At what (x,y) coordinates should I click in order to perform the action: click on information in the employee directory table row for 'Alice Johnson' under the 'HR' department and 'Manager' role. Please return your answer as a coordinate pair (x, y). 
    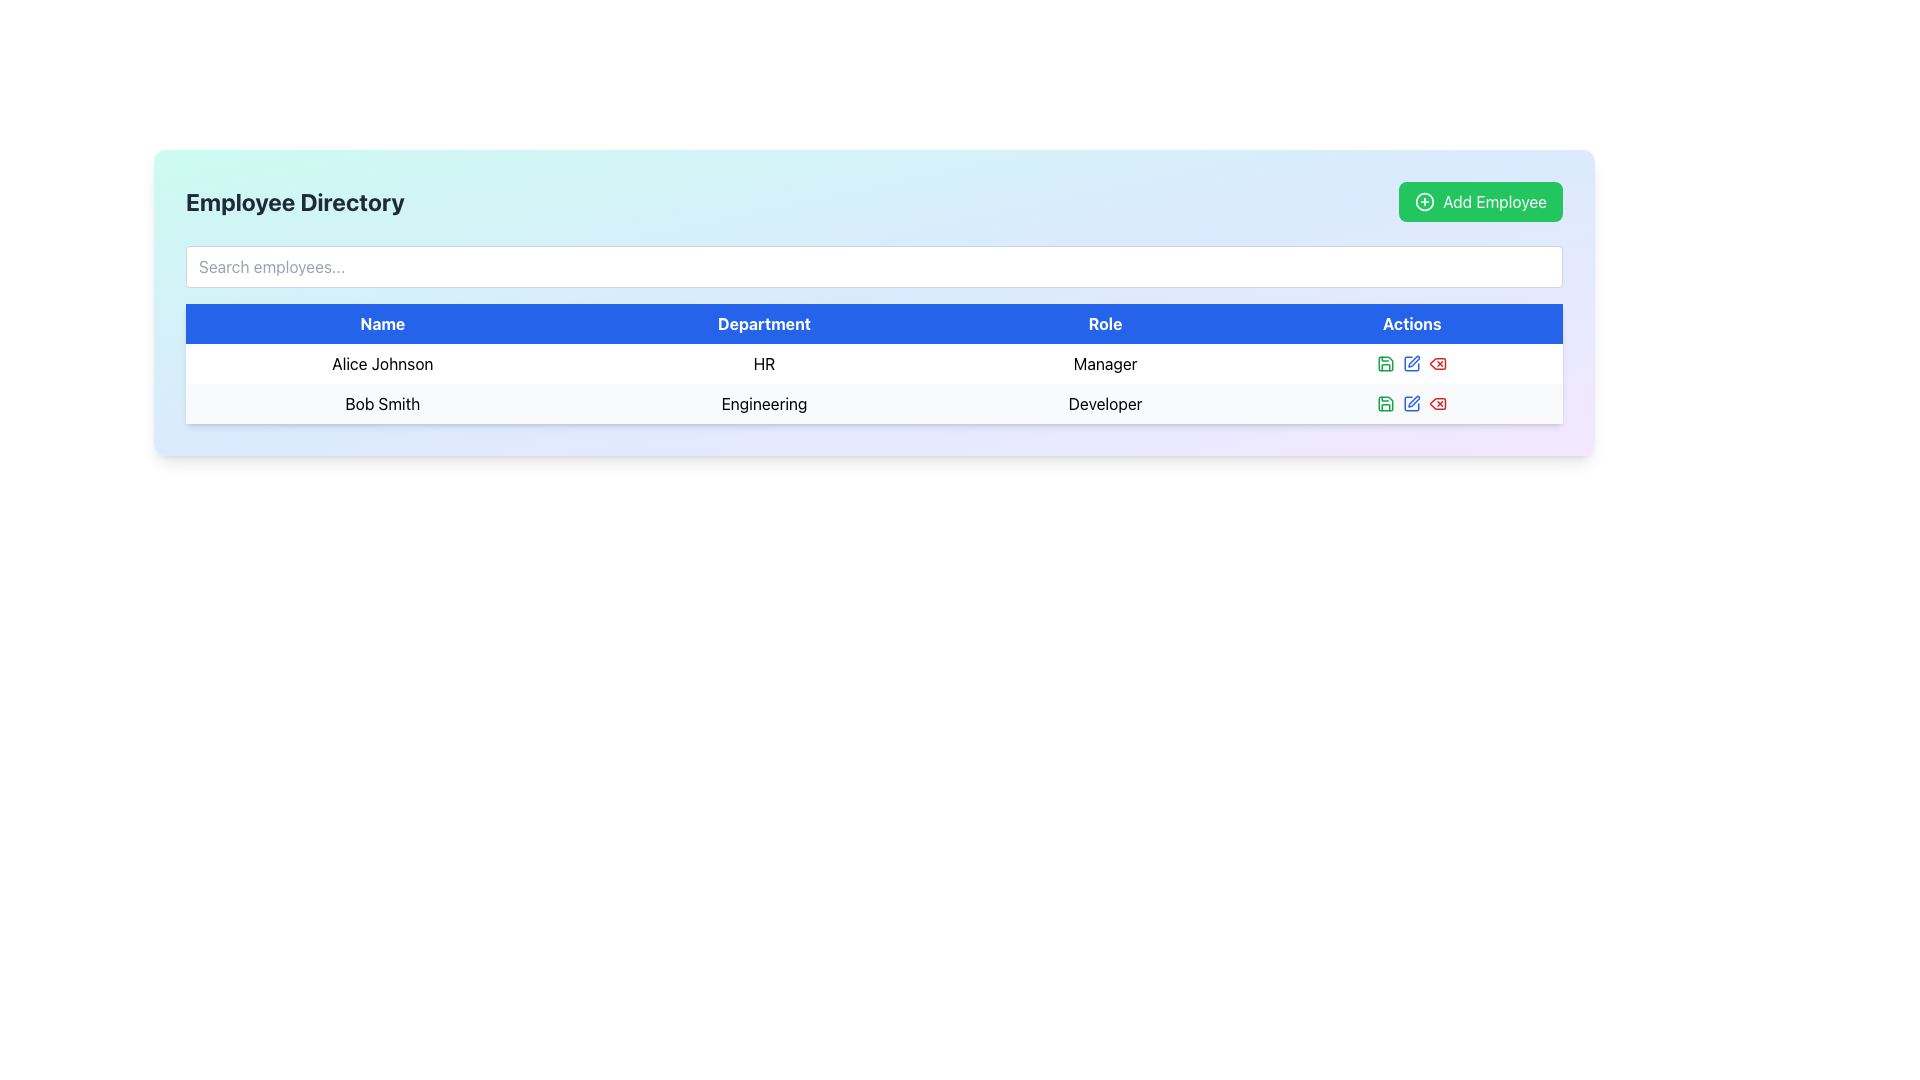
    Looking at the image, I should click on (874, 363).